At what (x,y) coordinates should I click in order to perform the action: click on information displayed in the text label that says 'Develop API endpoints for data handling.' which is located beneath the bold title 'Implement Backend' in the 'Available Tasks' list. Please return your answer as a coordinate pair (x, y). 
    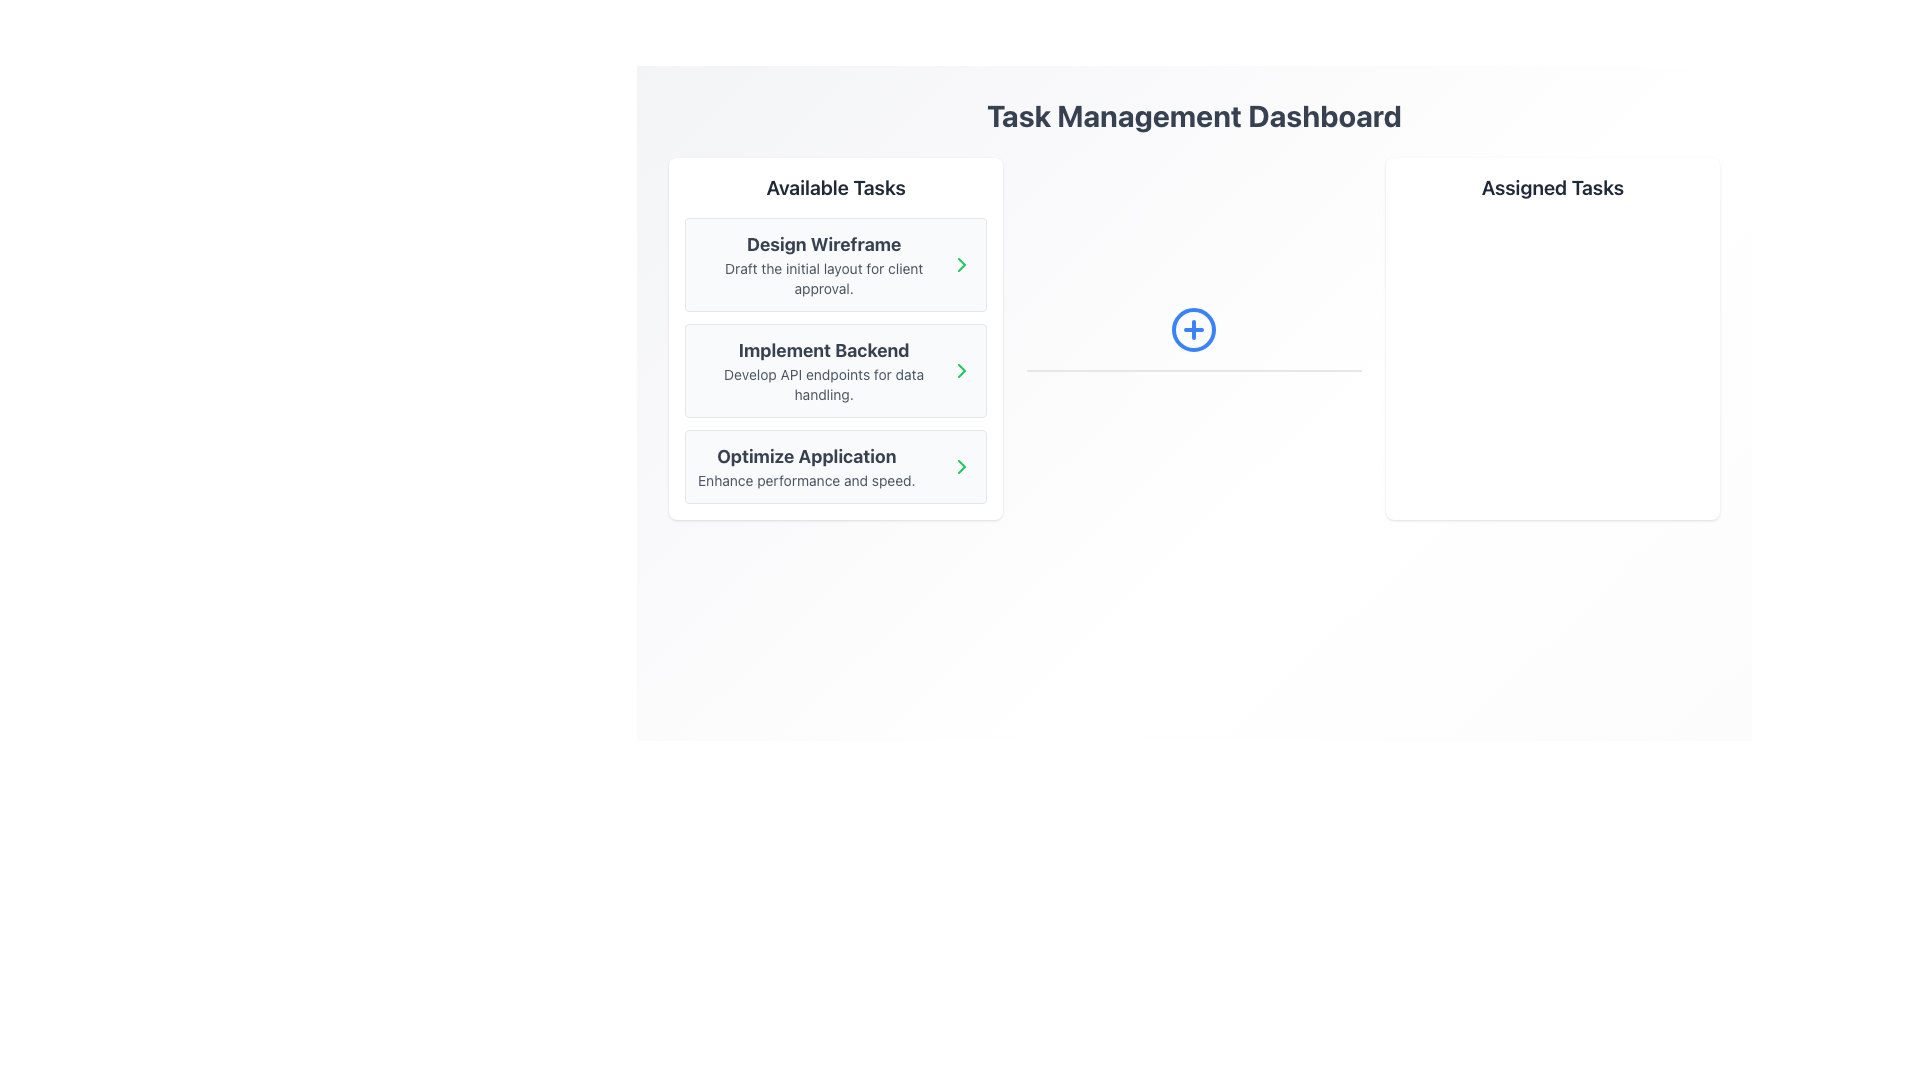
    Looking at the image, I should click on (824, 385).